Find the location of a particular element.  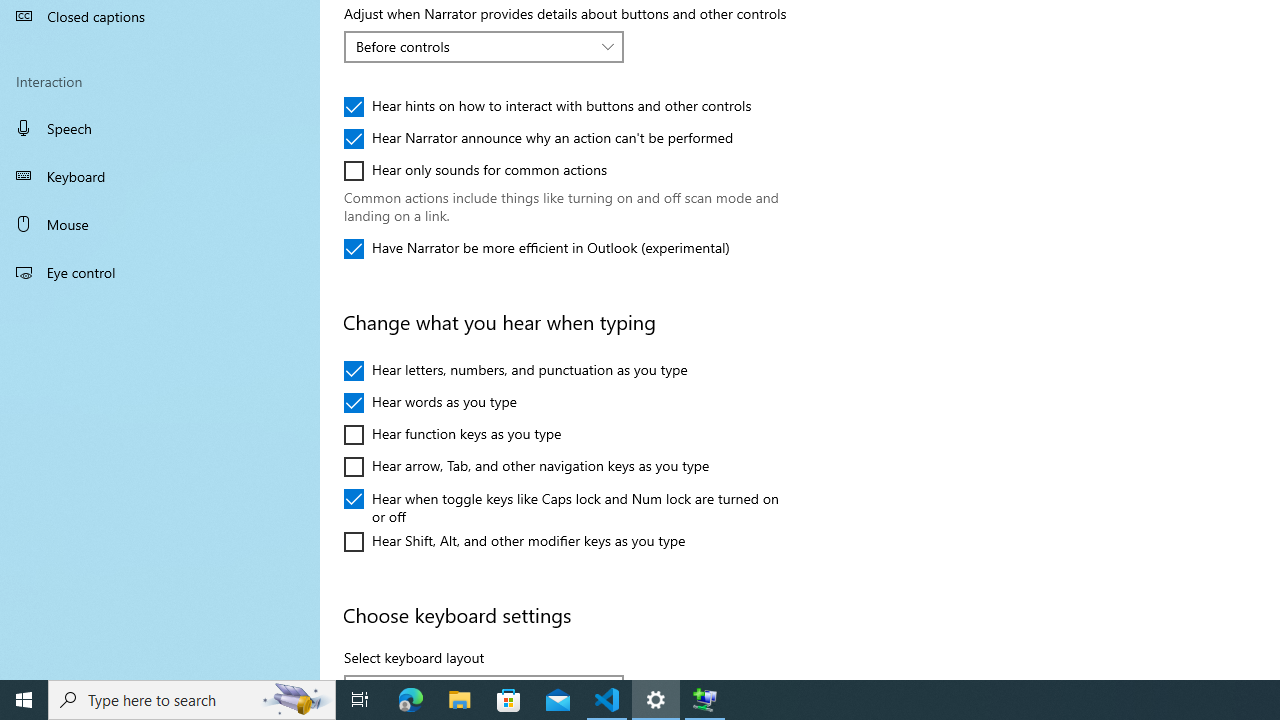

'Type here to search' is located at coordinates (192, 698).